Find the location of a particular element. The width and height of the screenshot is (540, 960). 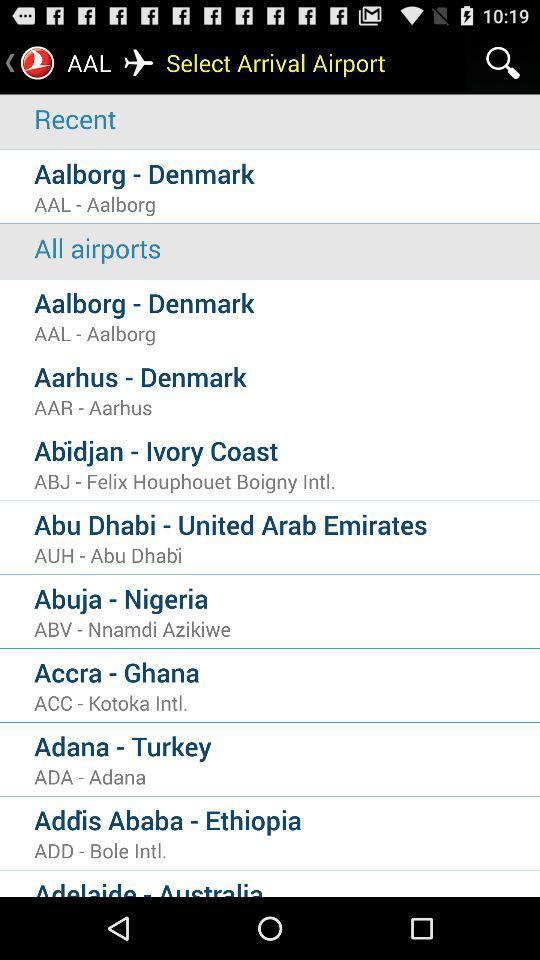

addi s ababa icon is located at coordinates (286, 819).